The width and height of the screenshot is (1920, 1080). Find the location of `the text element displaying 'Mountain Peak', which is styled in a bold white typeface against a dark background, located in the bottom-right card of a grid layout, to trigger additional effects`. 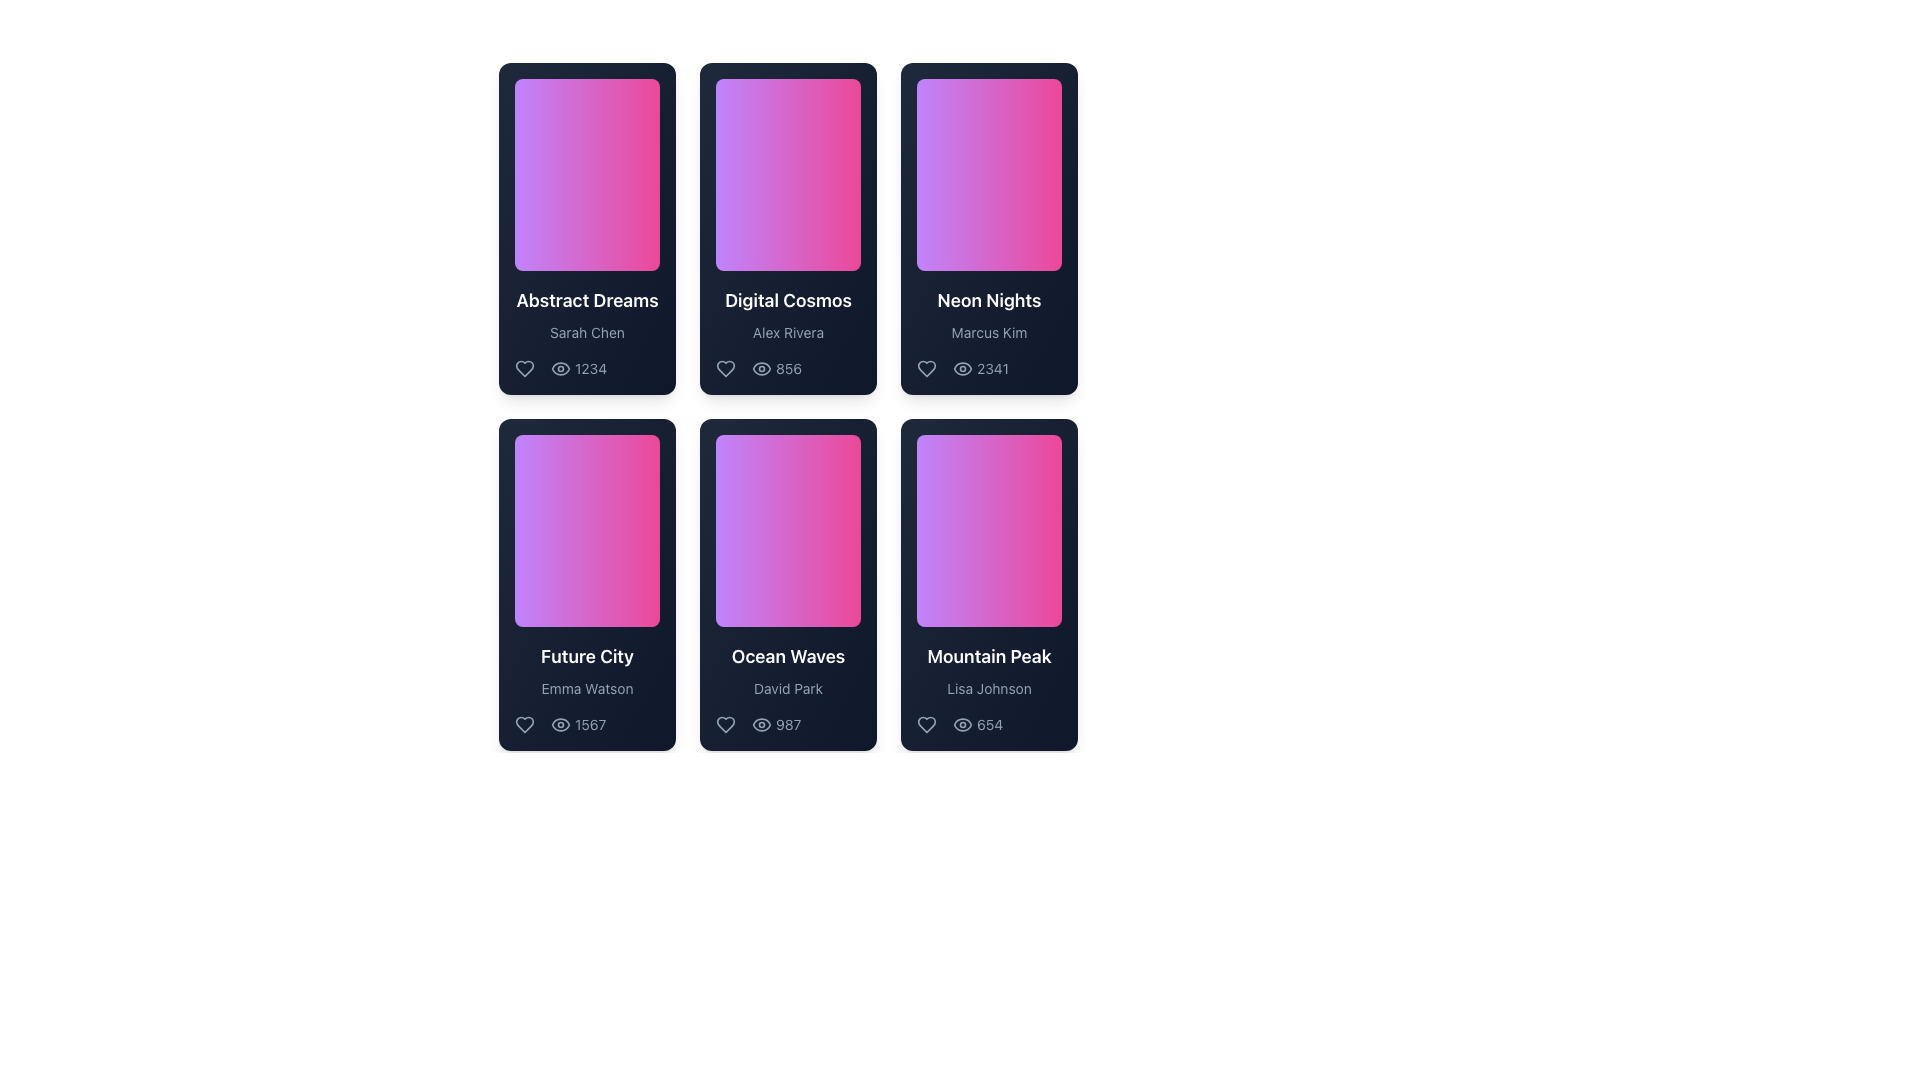

the text element displaying 'Mountain Peak', which is styled in a bold white typeface against a dark background, located in the bottom-right card of a grid layout, to trigger additional effects is located at coordinates (989, 656).